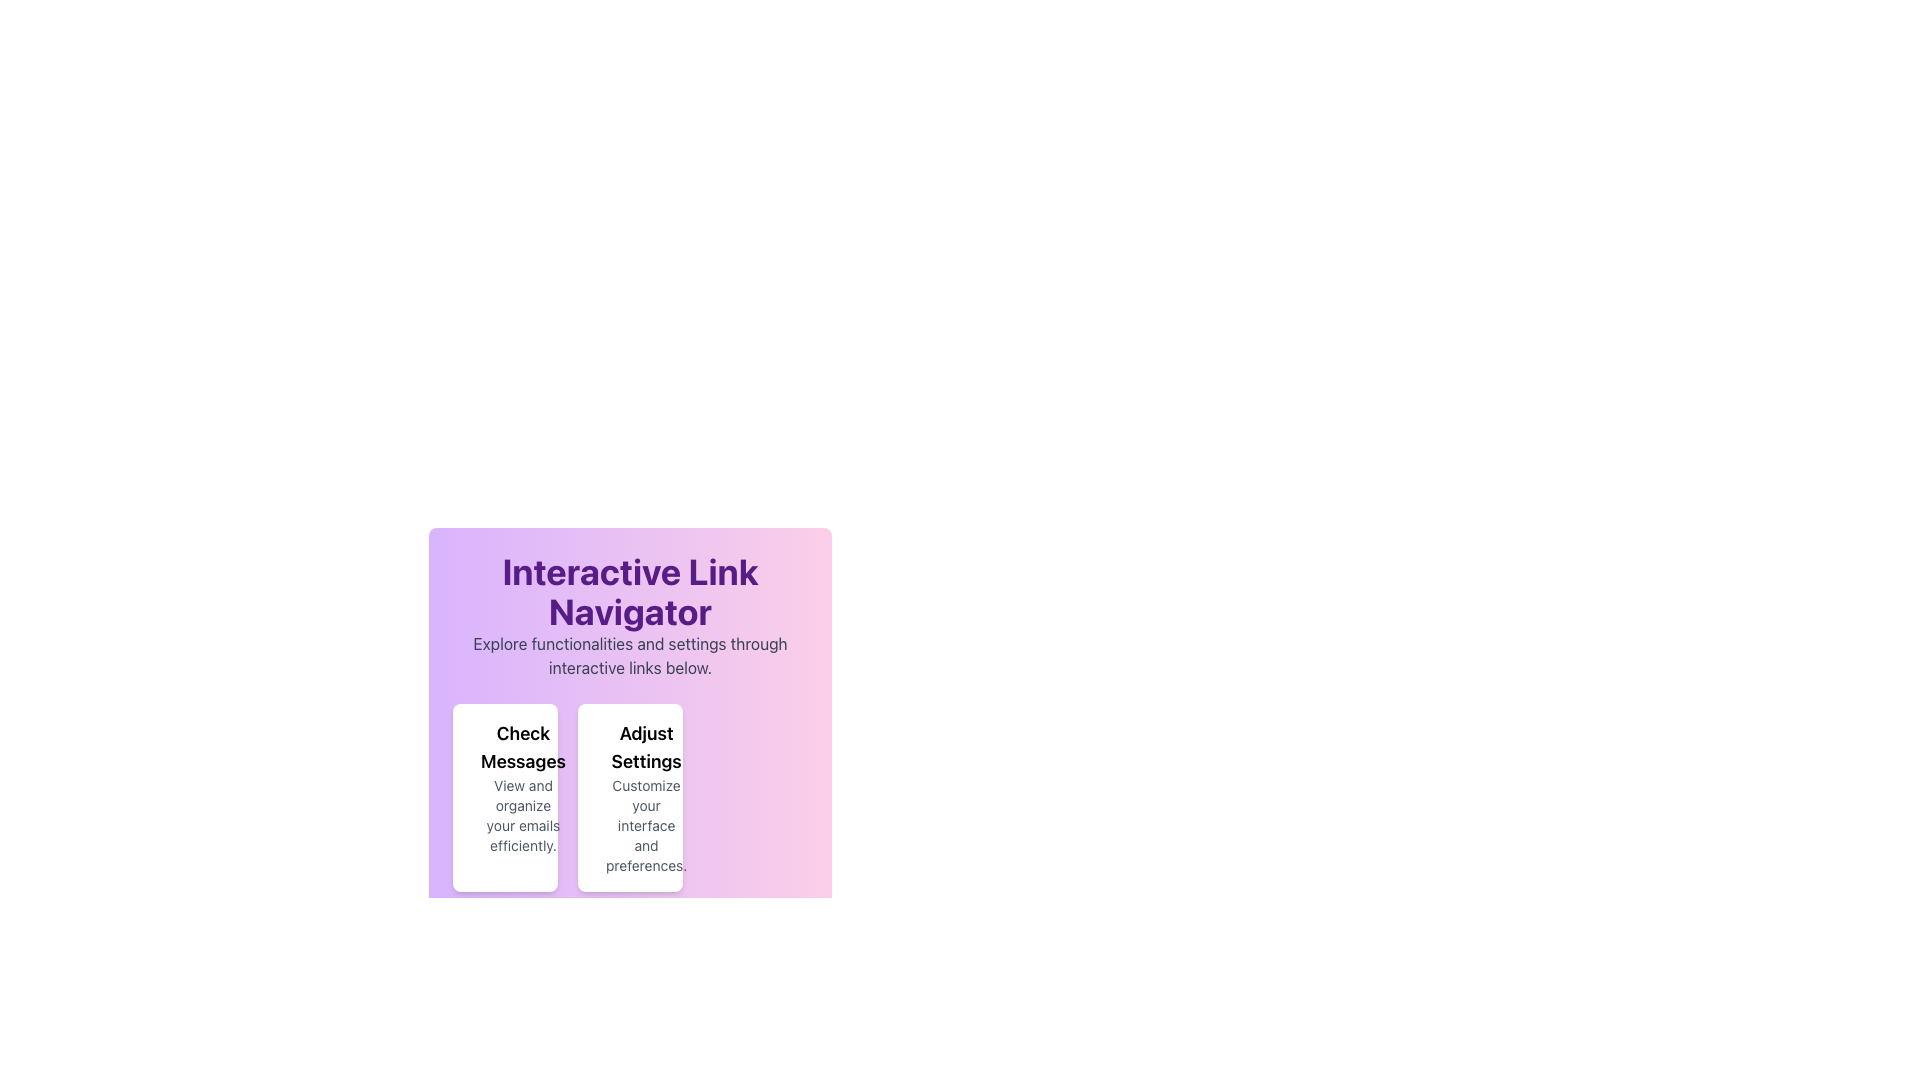 The width and height of the screenshot is (1920, 1080). What do you see at coordinates (629, 797) in the screenshot?
I see `the Information Panel titled 'Adjust Settings'` at bounding box center [629, 797].